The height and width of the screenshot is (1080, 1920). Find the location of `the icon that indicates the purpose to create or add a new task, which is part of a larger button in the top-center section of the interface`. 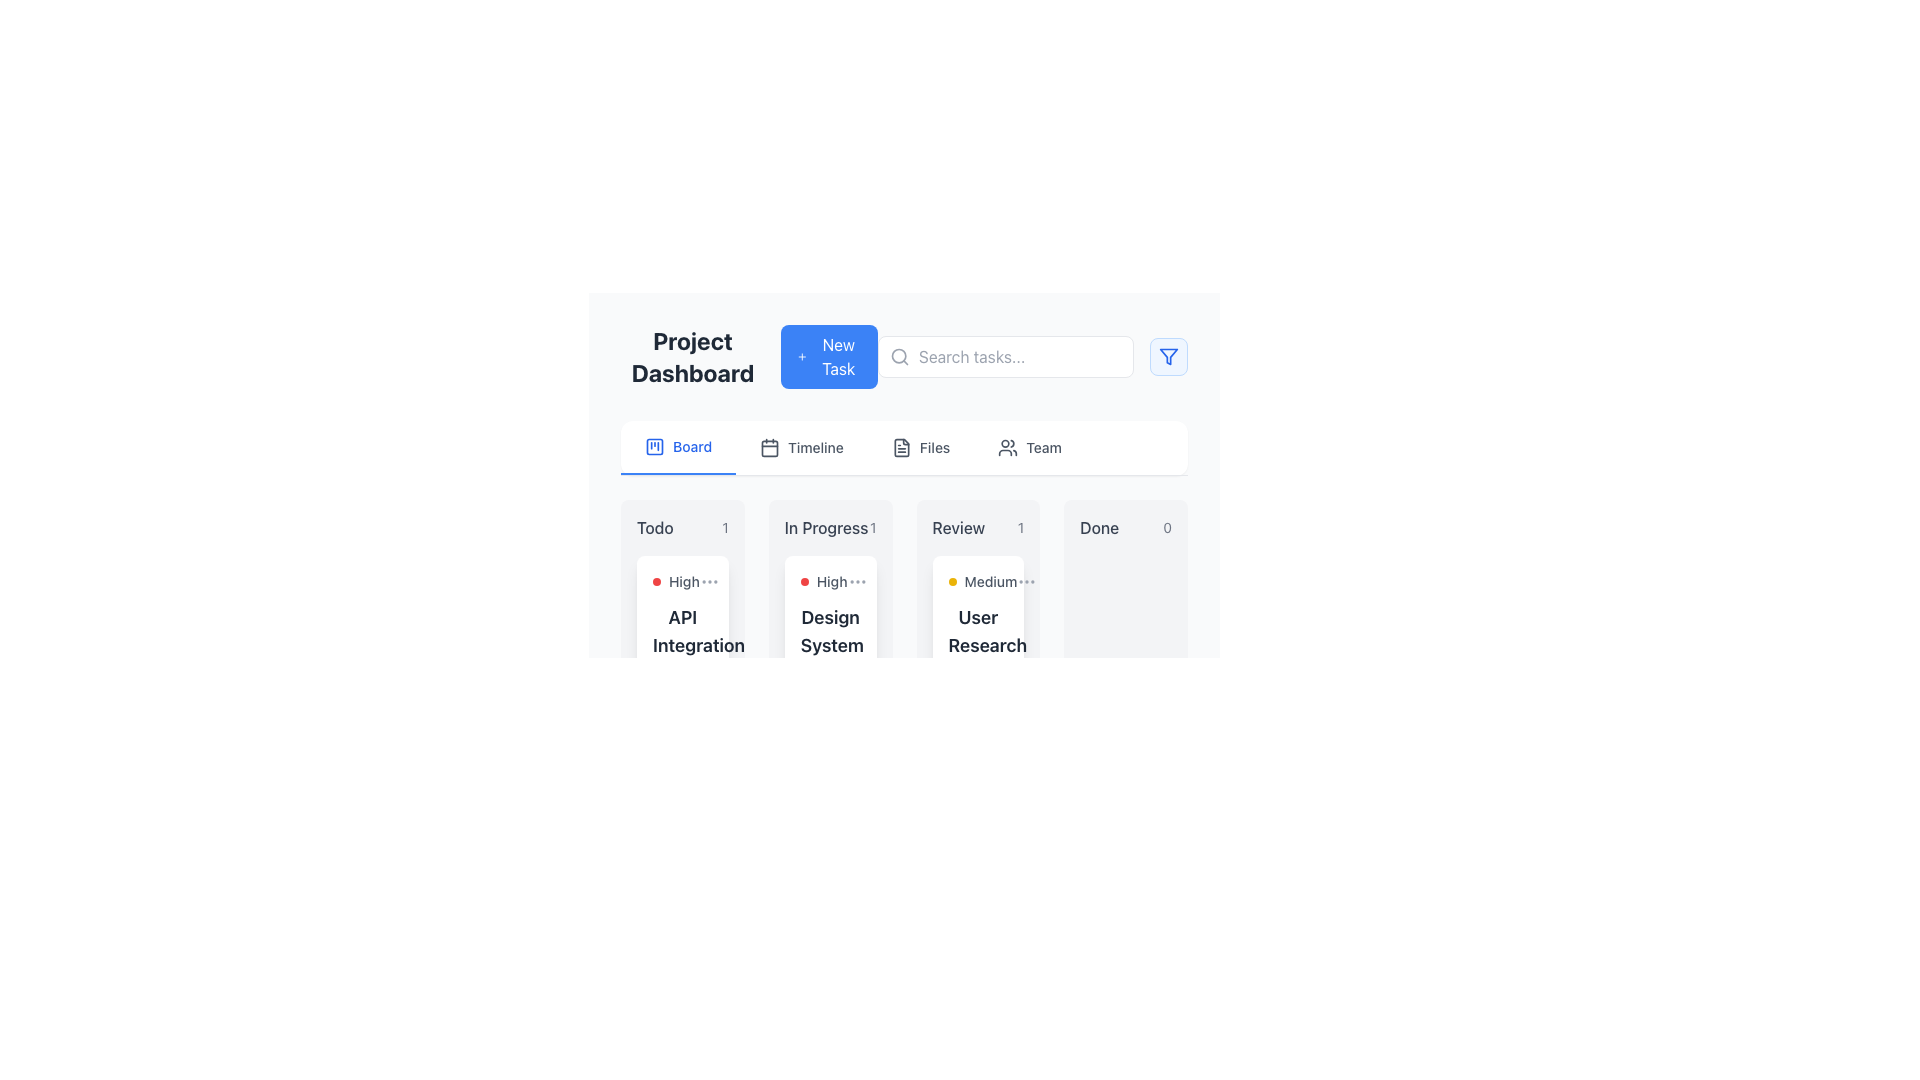

the icon that indicates the purpose to create or add a new task, which is part of a larger button in the top-center section of the interface is located at coordinates (802, 356).